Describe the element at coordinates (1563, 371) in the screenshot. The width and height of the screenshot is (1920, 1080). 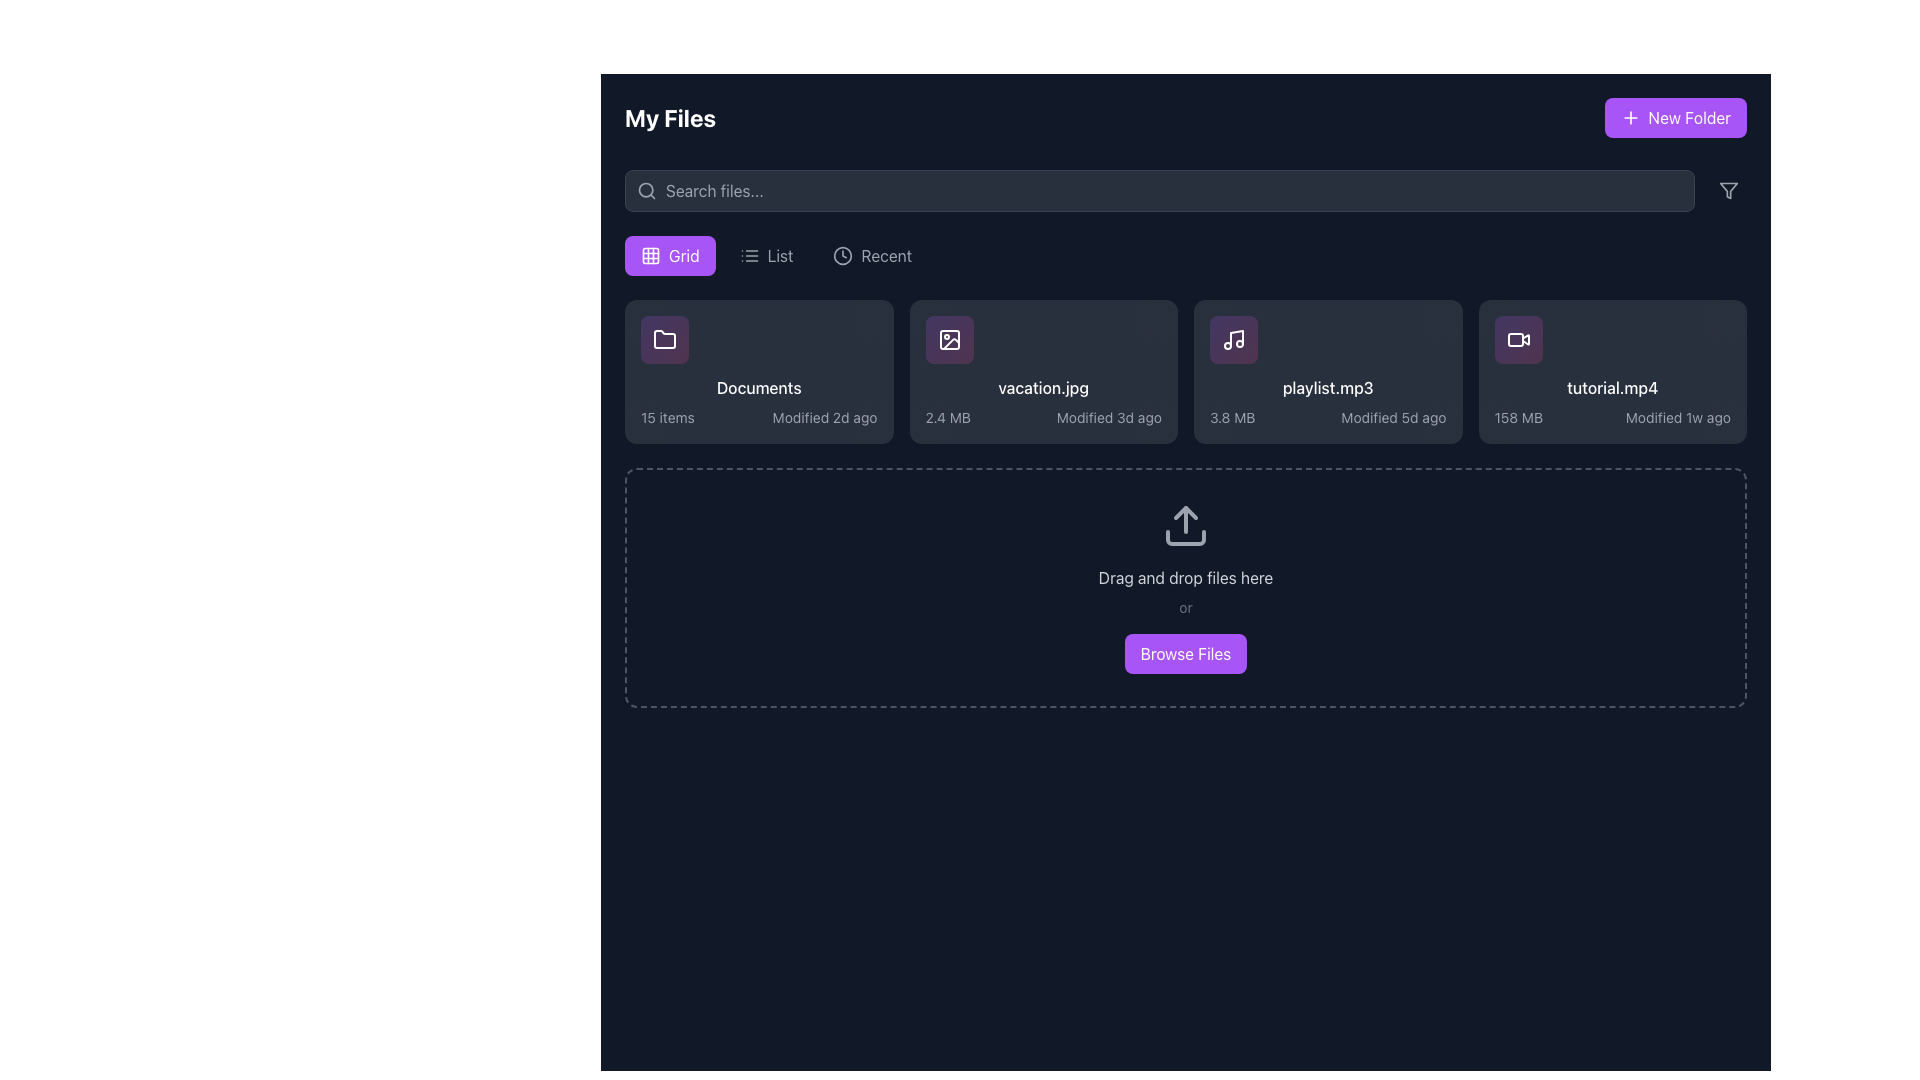
I see `the circular download button with a semi-transparent white background located in the top-right corner of the fourth item titled 'tutorial.mp4' to initiate a download` at that location.